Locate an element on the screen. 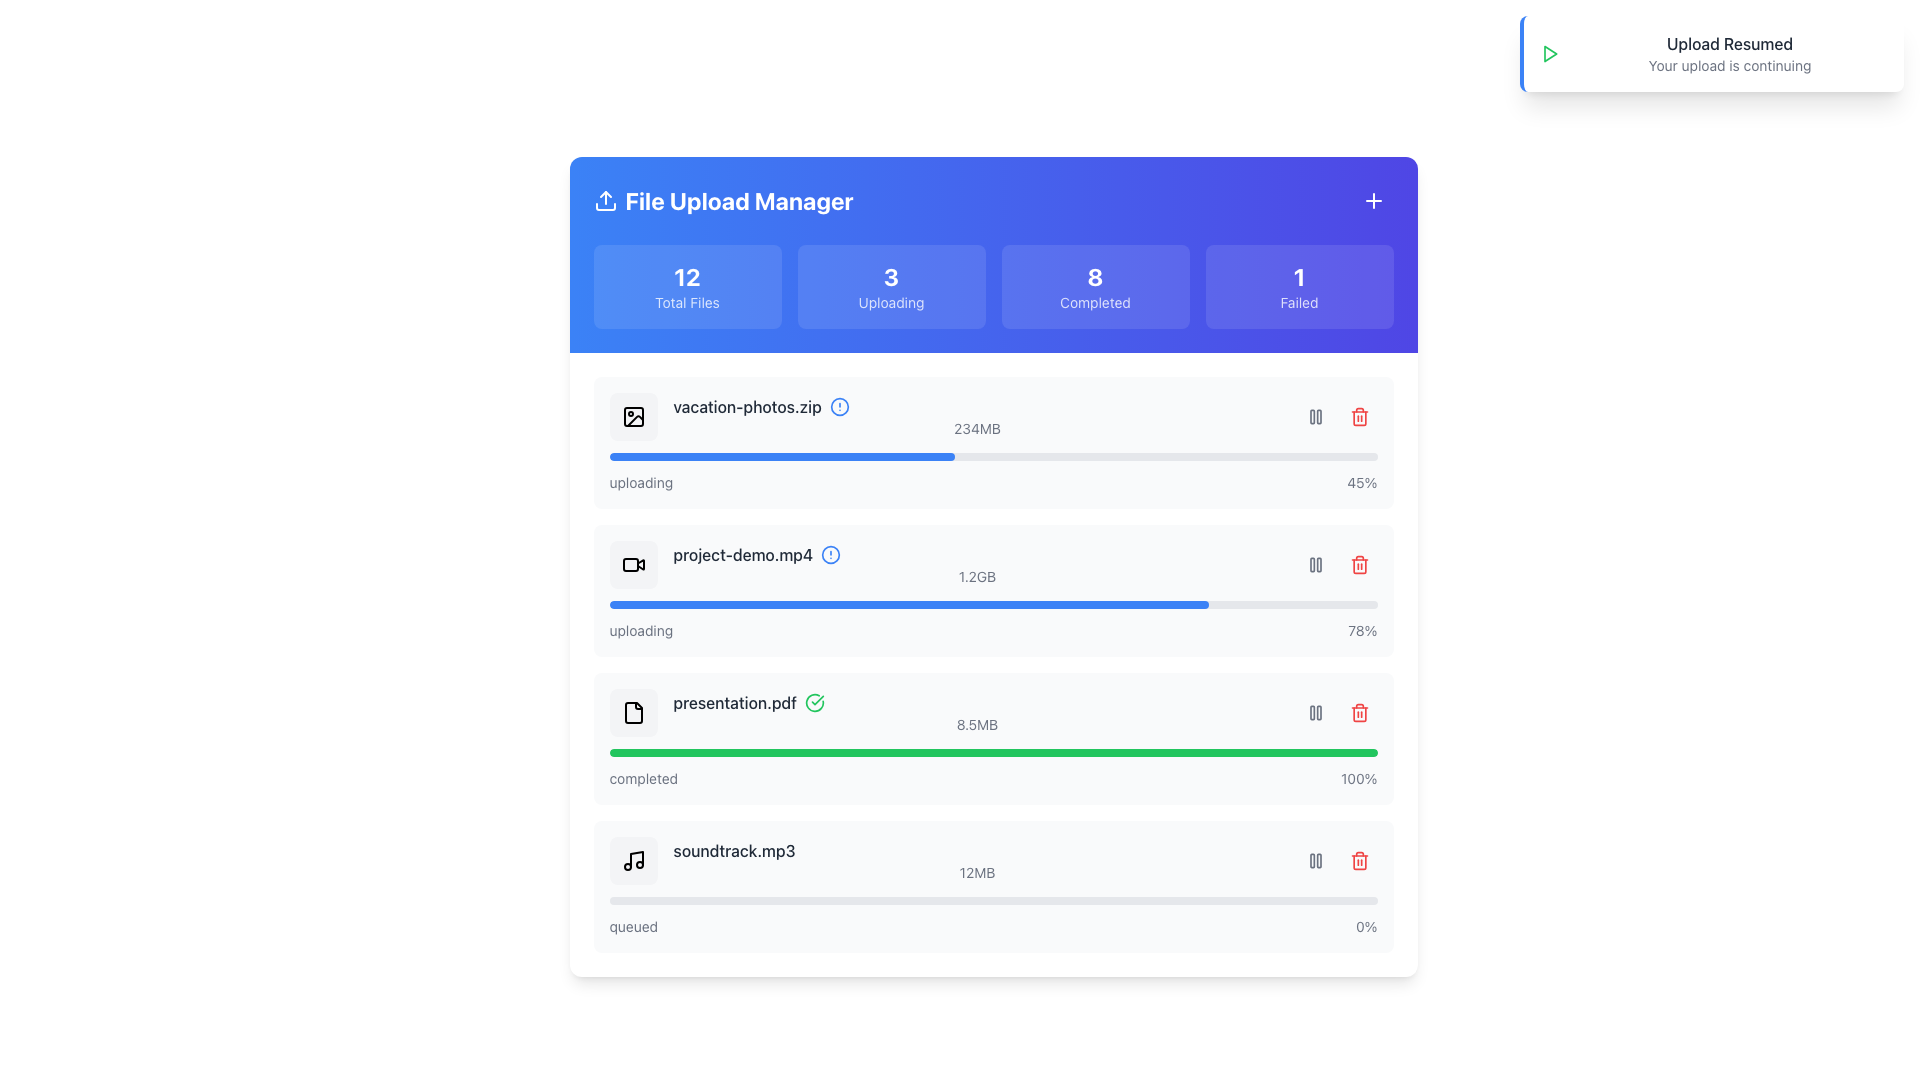 The image size is (1920, 1080). the icon resembling a picture frame with a circle and diagonal line, which is part of the first file upload entry and aligned to the left side is located at coordinates (632, 415).